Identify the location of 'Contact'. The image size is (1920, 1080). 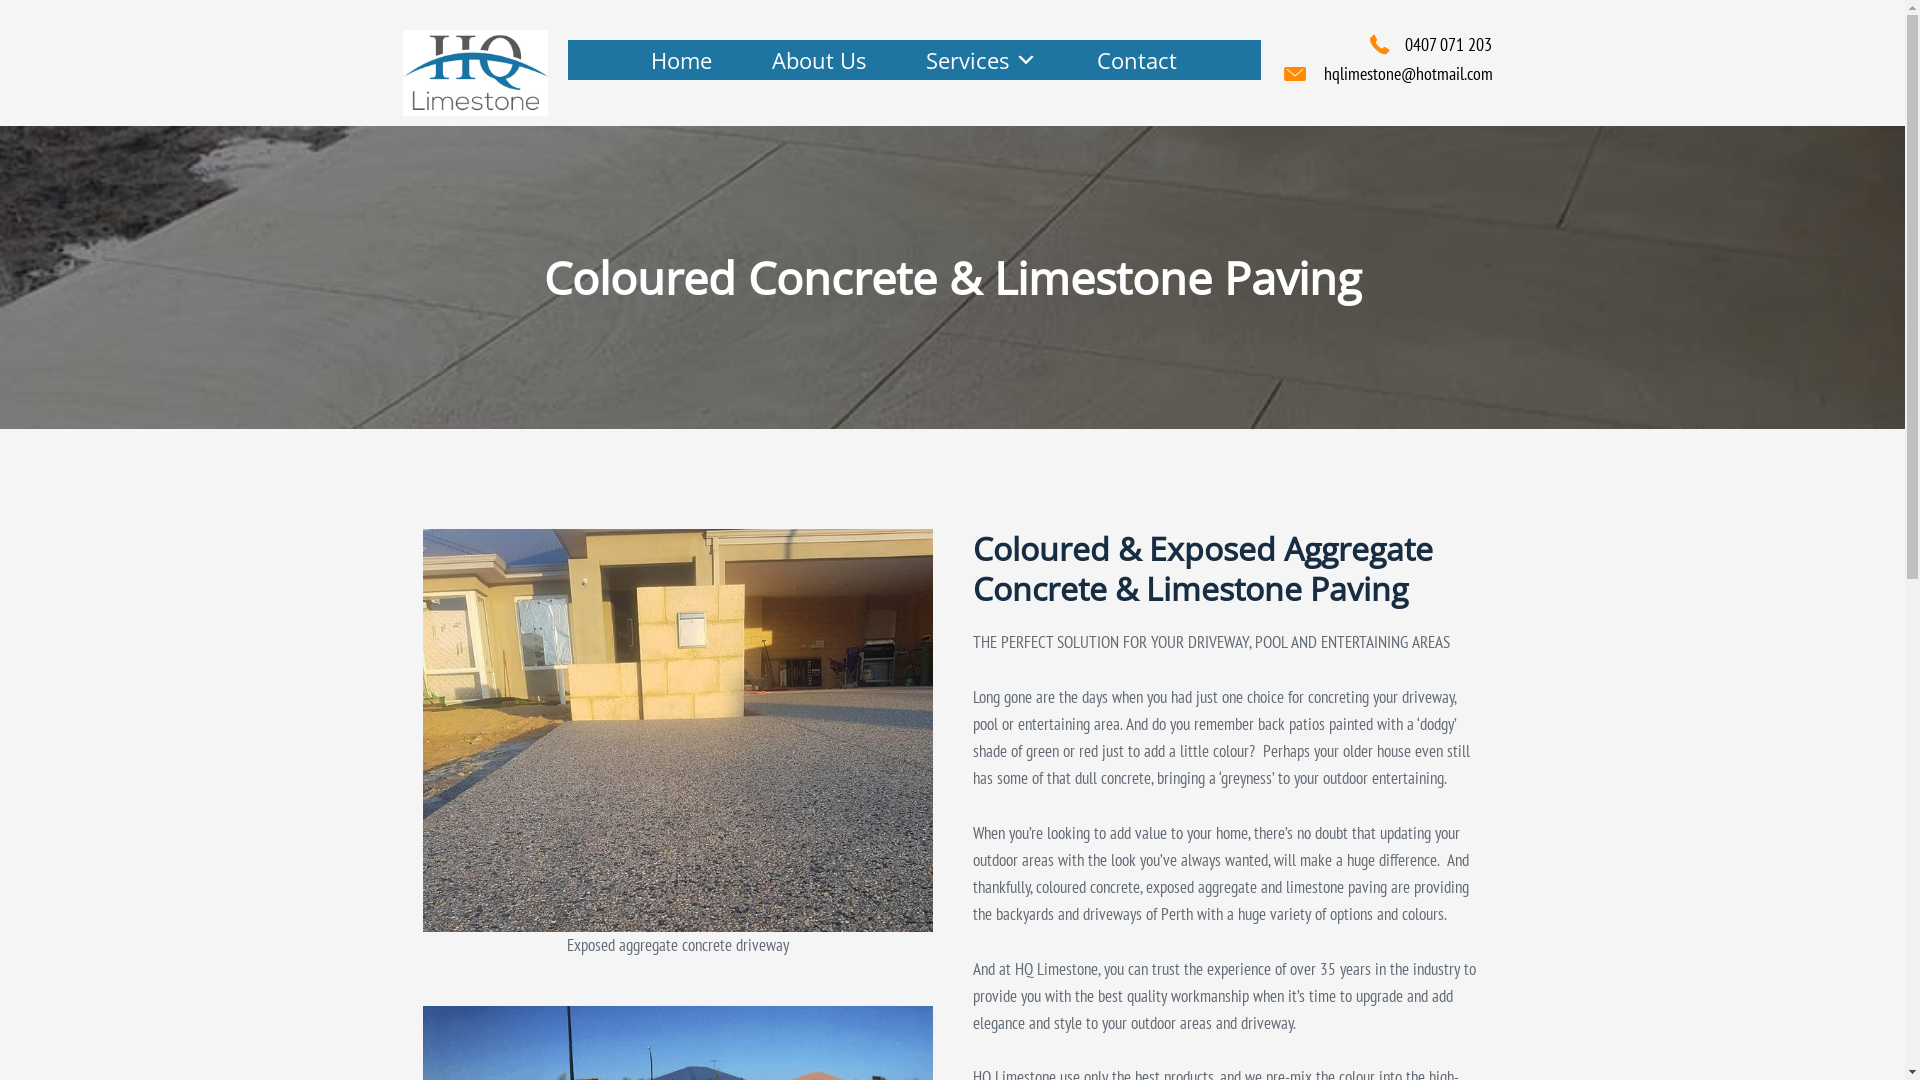
(1137, 59).